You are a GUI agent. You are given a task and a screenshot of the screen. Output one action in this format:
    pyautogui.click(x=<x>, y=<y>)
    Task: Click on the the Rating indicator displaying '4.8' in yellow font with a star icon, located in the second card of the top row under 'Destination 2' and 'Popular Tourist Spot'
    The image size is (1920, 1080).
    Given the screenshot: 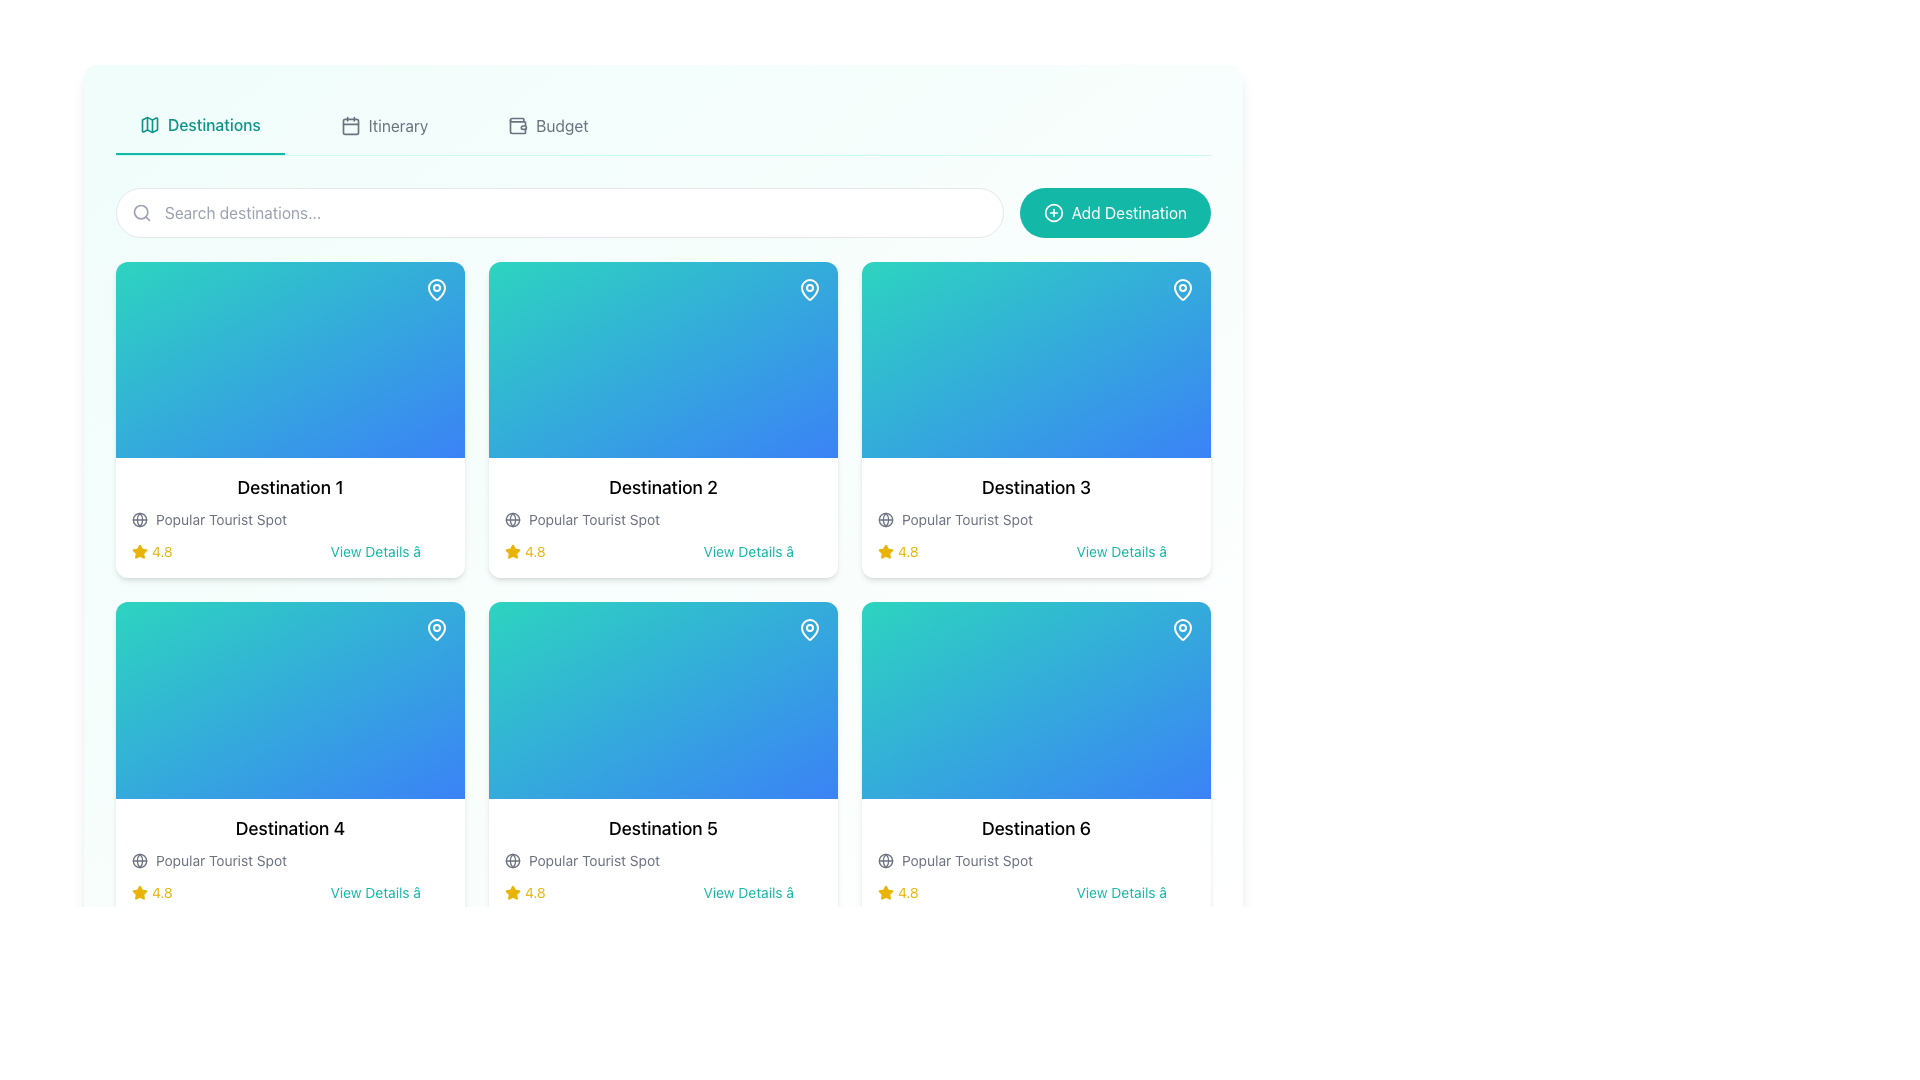 What is the action you would take?
    pyautogui.click(x=525, y=552)
    